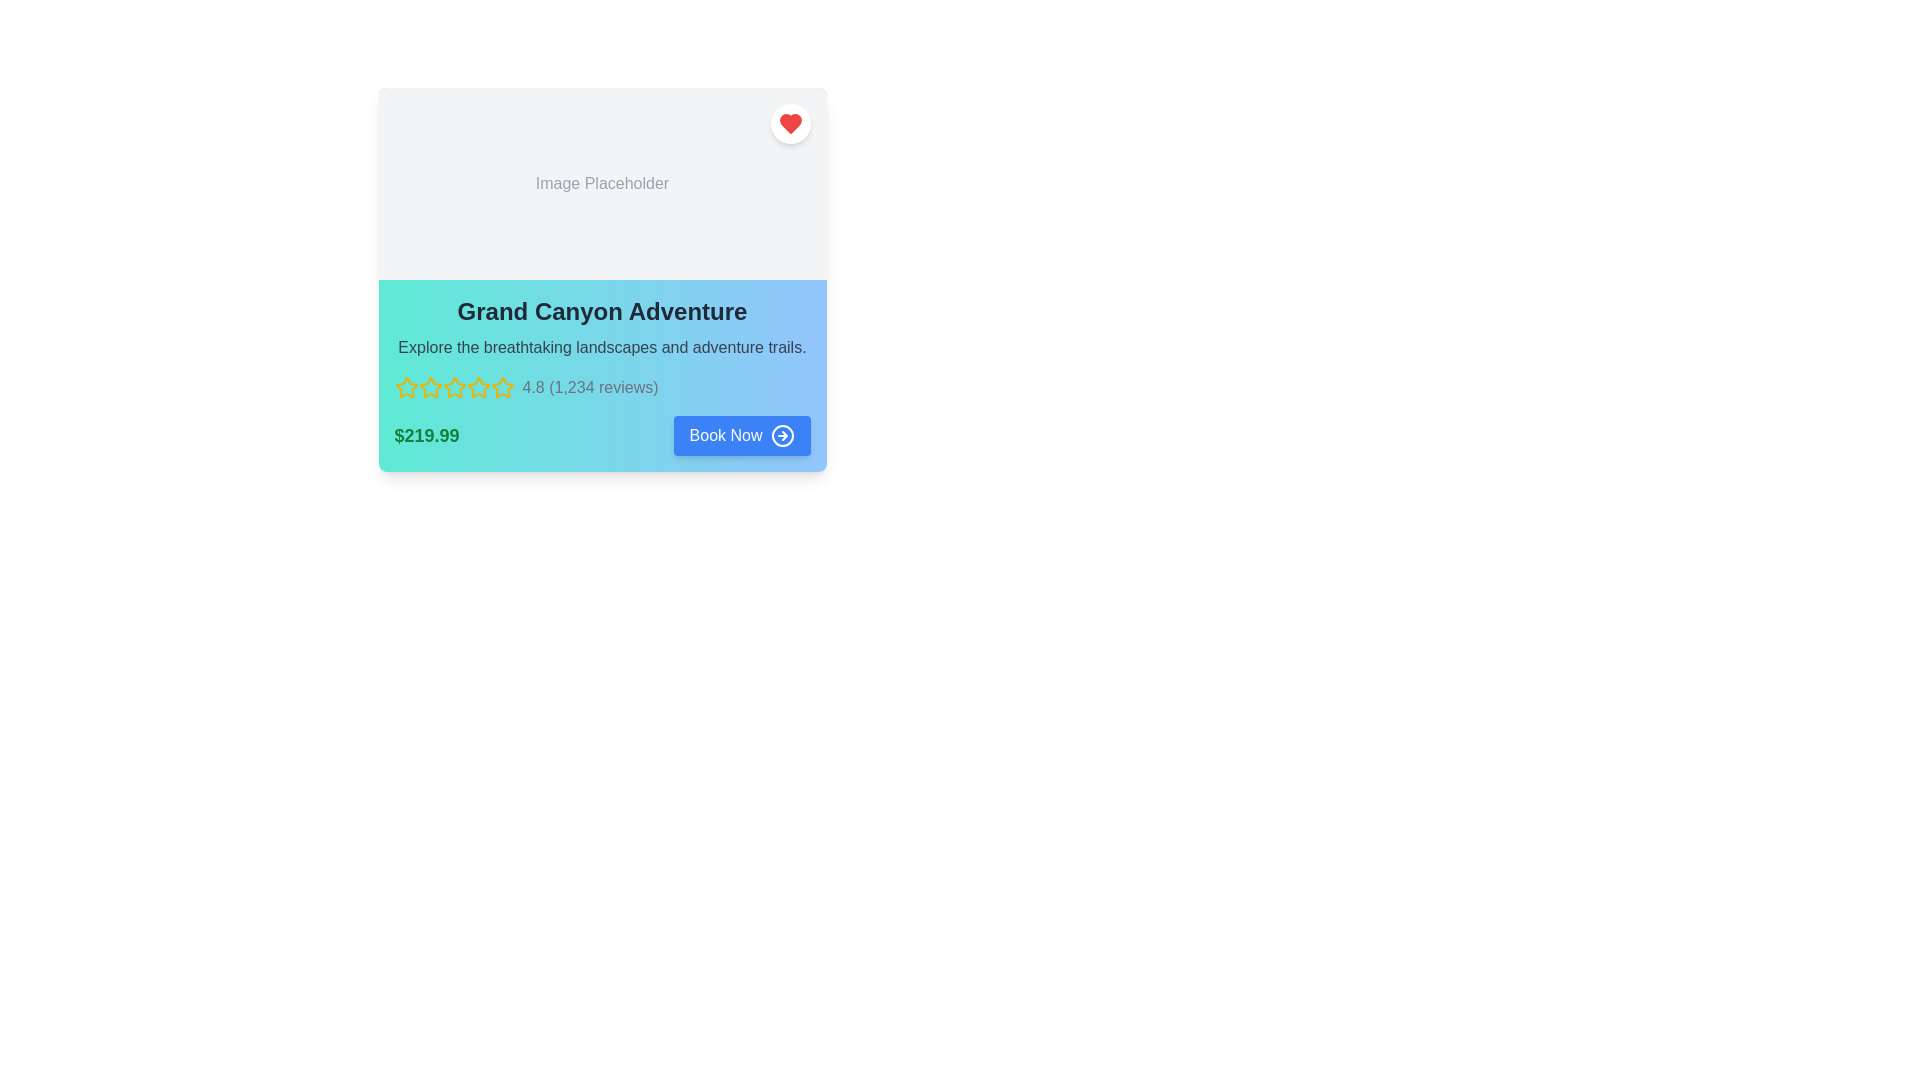 The height and width of the screenshot is (1080, 1920). What do you see at coordinates (781, 434) in the screenshot?
I see `the circular outline of the SVG icon associated with the 'Book Now' button` at bounding box center [781, 434].